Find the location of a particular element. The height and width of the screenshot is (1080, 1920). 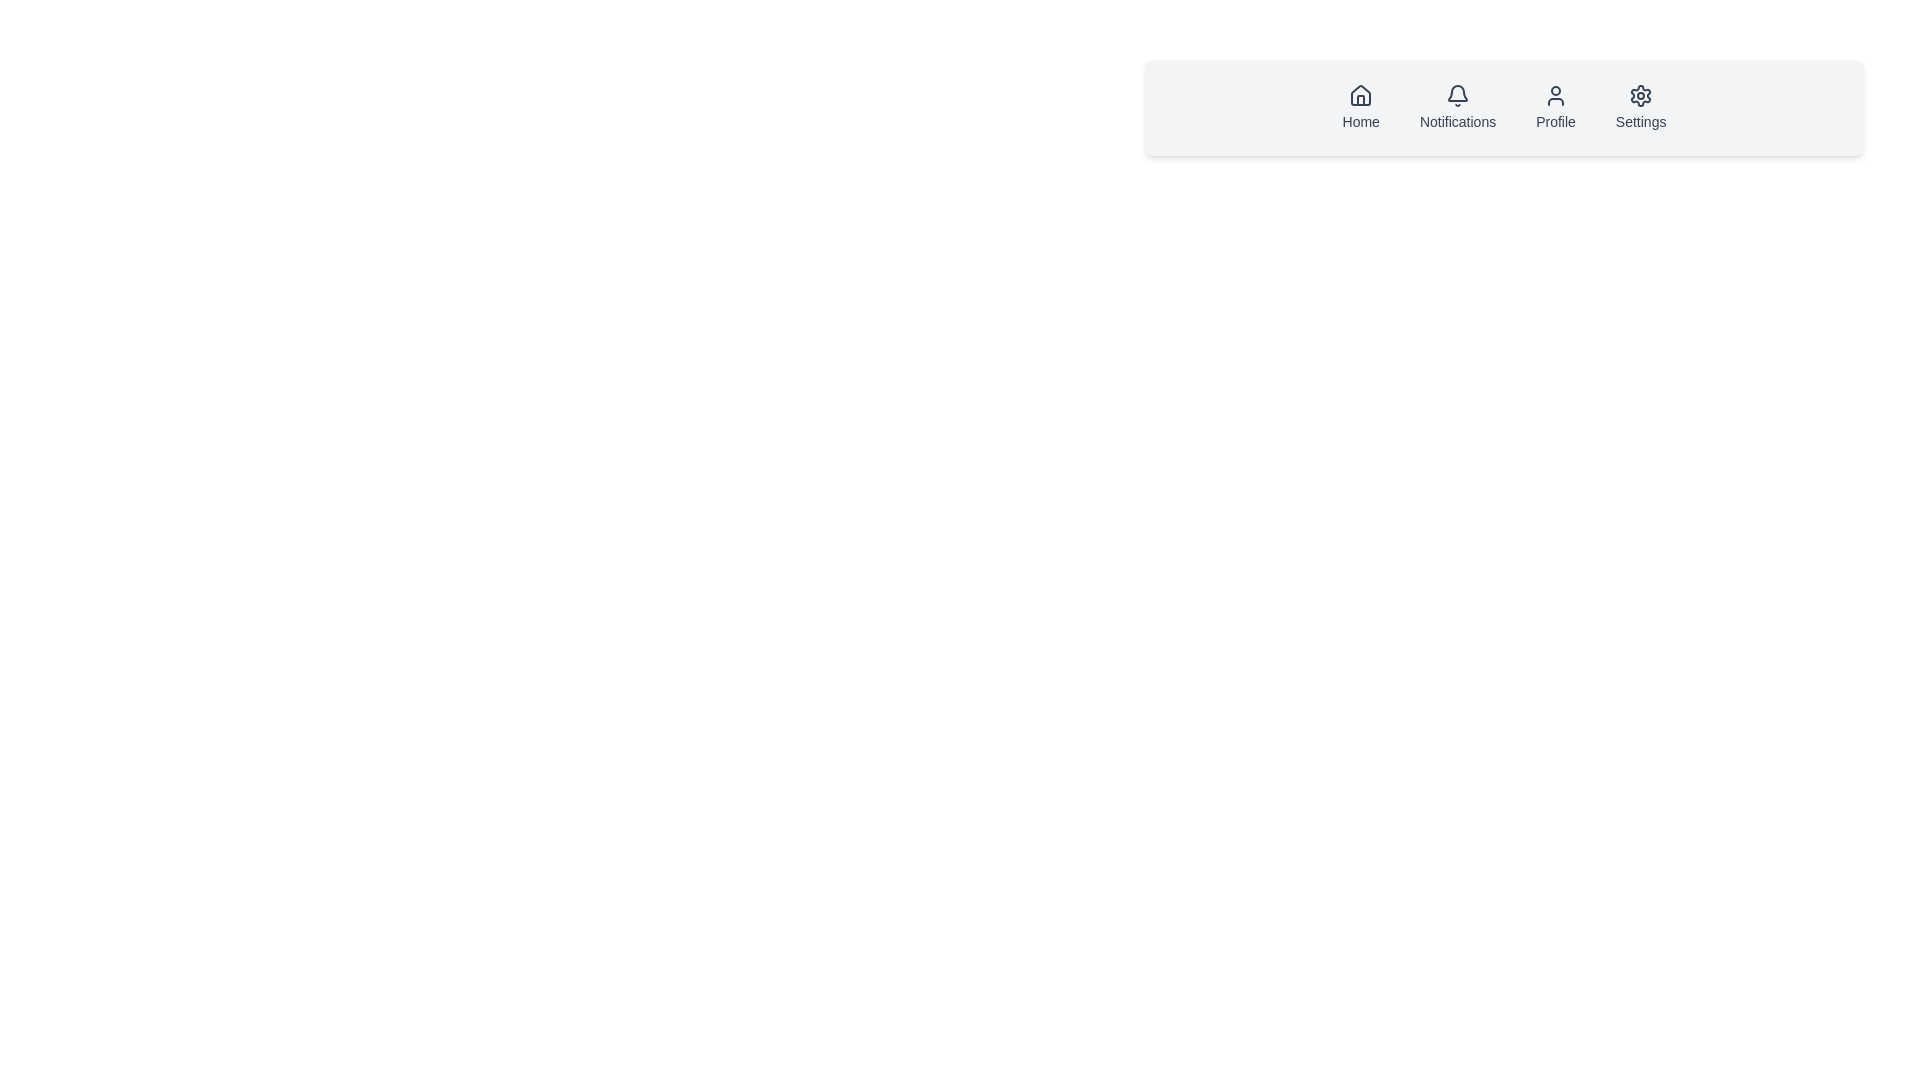

the navigation button located in the horizontal navigation bar, specifically the third button from the left is located at coordinates (1554, 108).